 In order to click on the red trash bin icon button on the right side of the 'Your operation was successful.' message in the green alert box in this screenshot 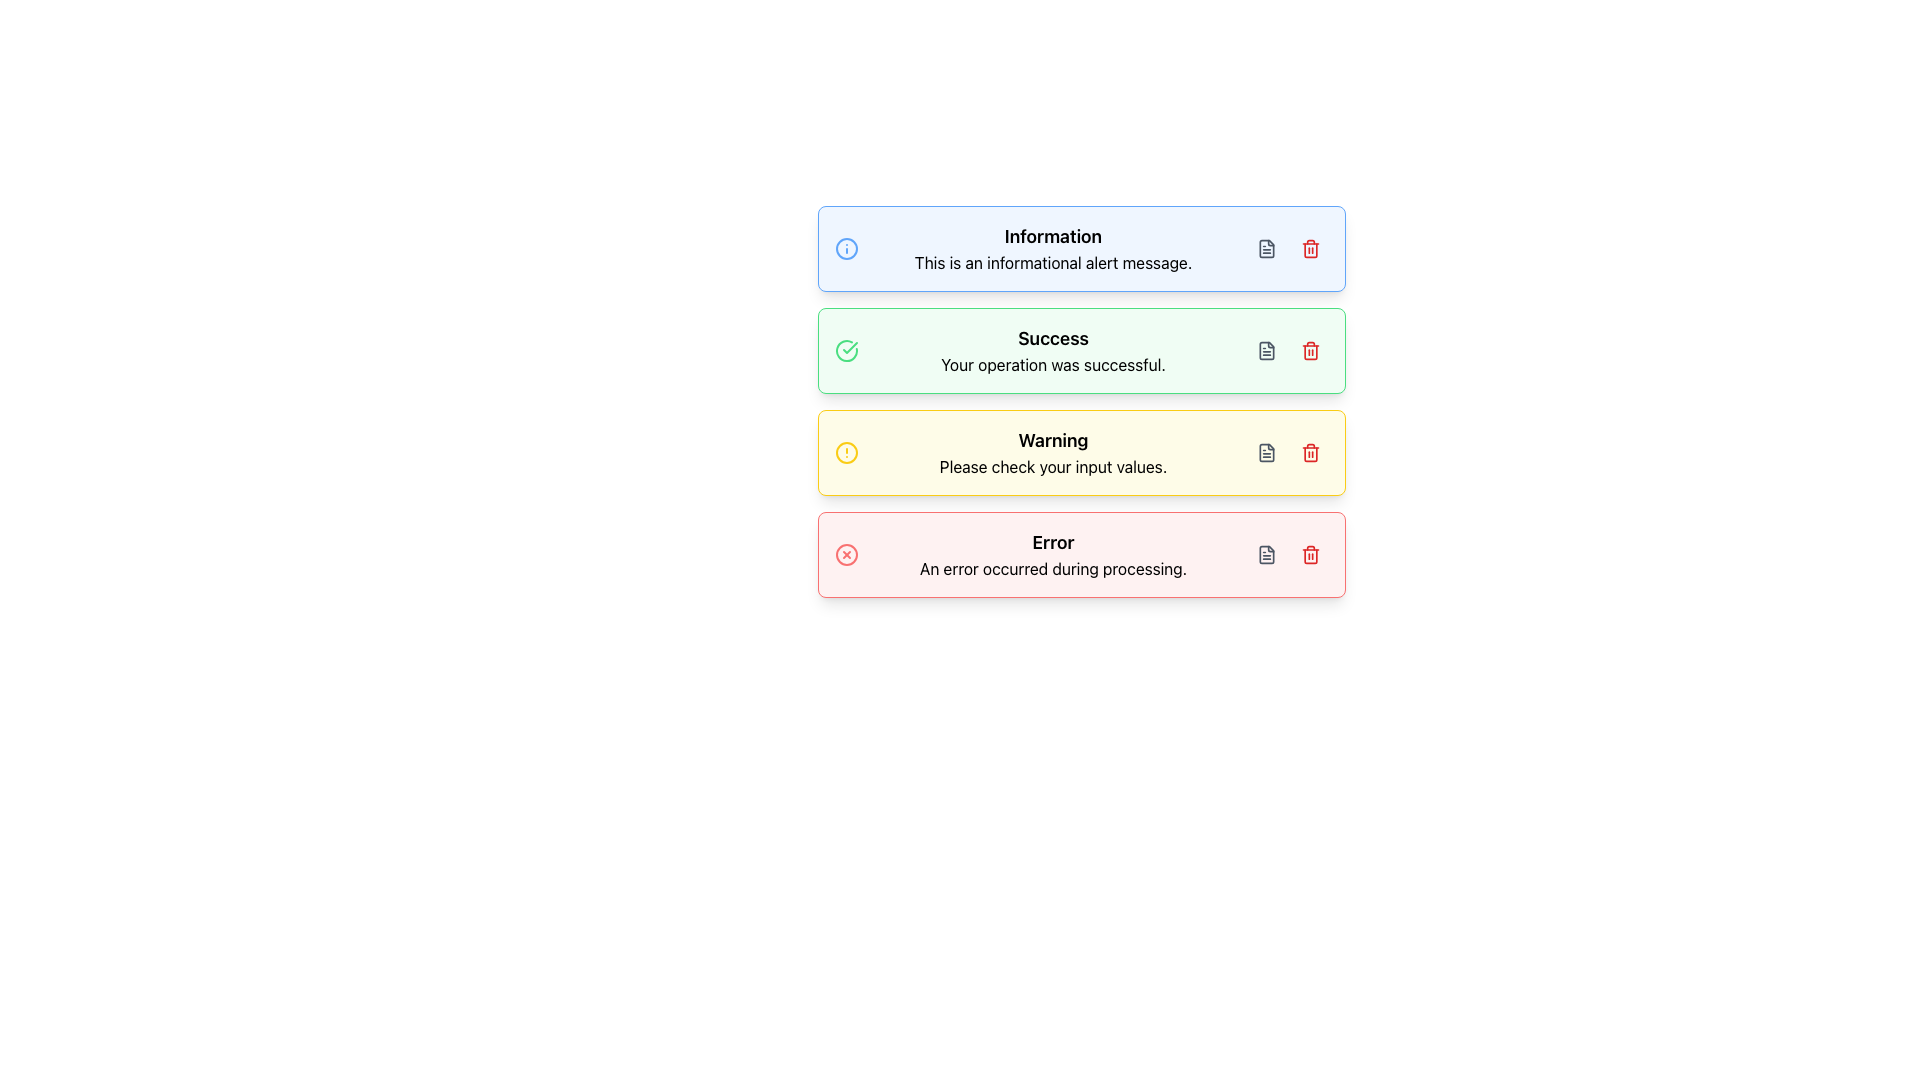, I will do `click(1310, 350)`.